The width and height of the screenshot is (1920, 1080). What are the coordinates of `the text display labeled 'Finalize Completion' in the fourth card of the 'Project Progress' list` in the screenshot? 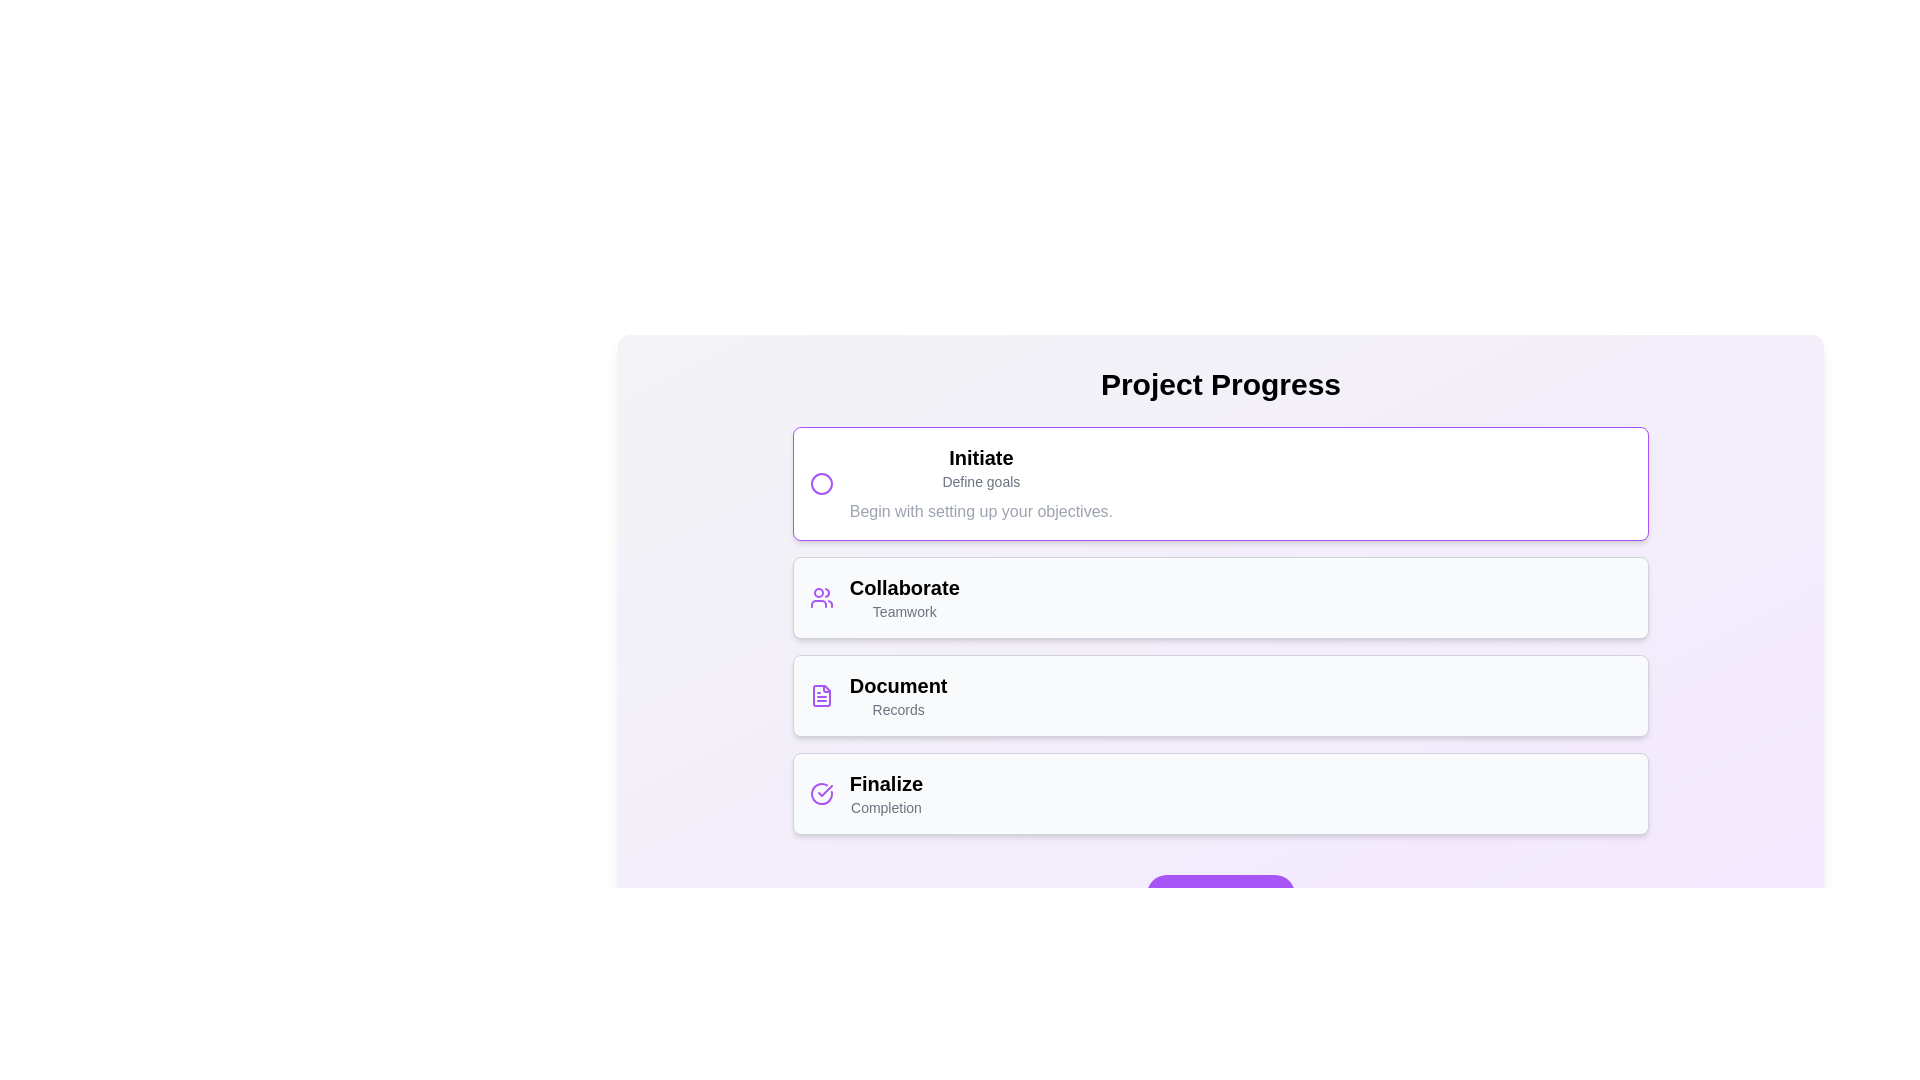 It's located at (885, 793).